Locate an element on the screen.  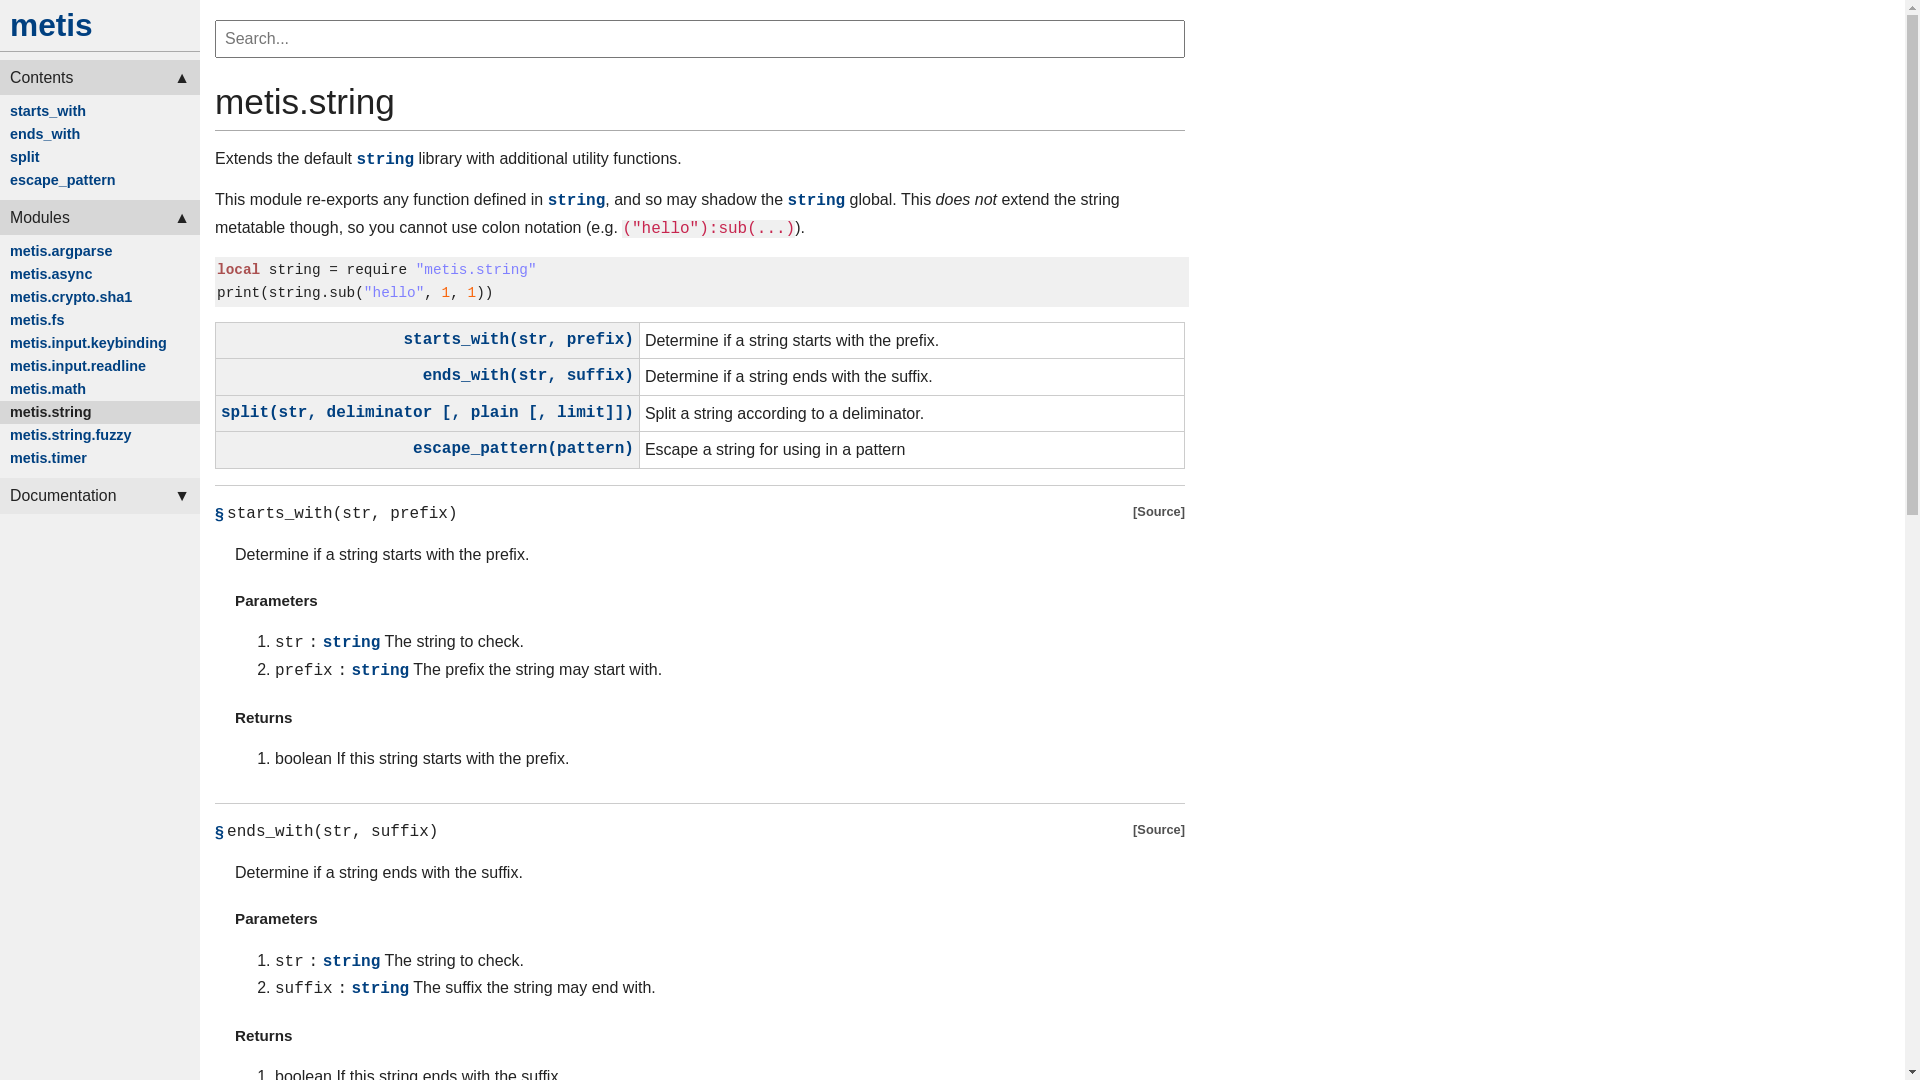
'string ' is located at coordinates (297, 270).